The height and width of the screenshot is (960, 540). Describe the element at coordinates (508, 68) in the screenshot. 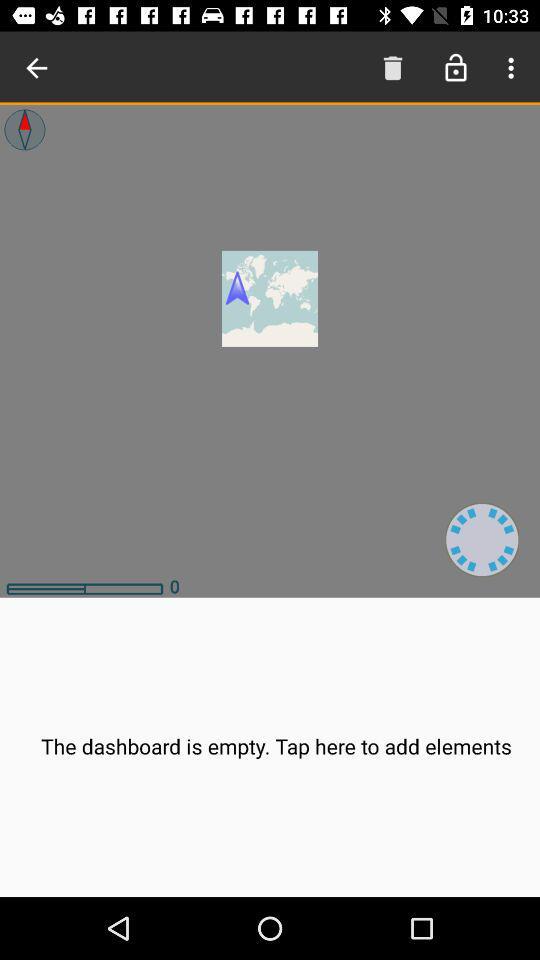

I see `menu button` at that location.